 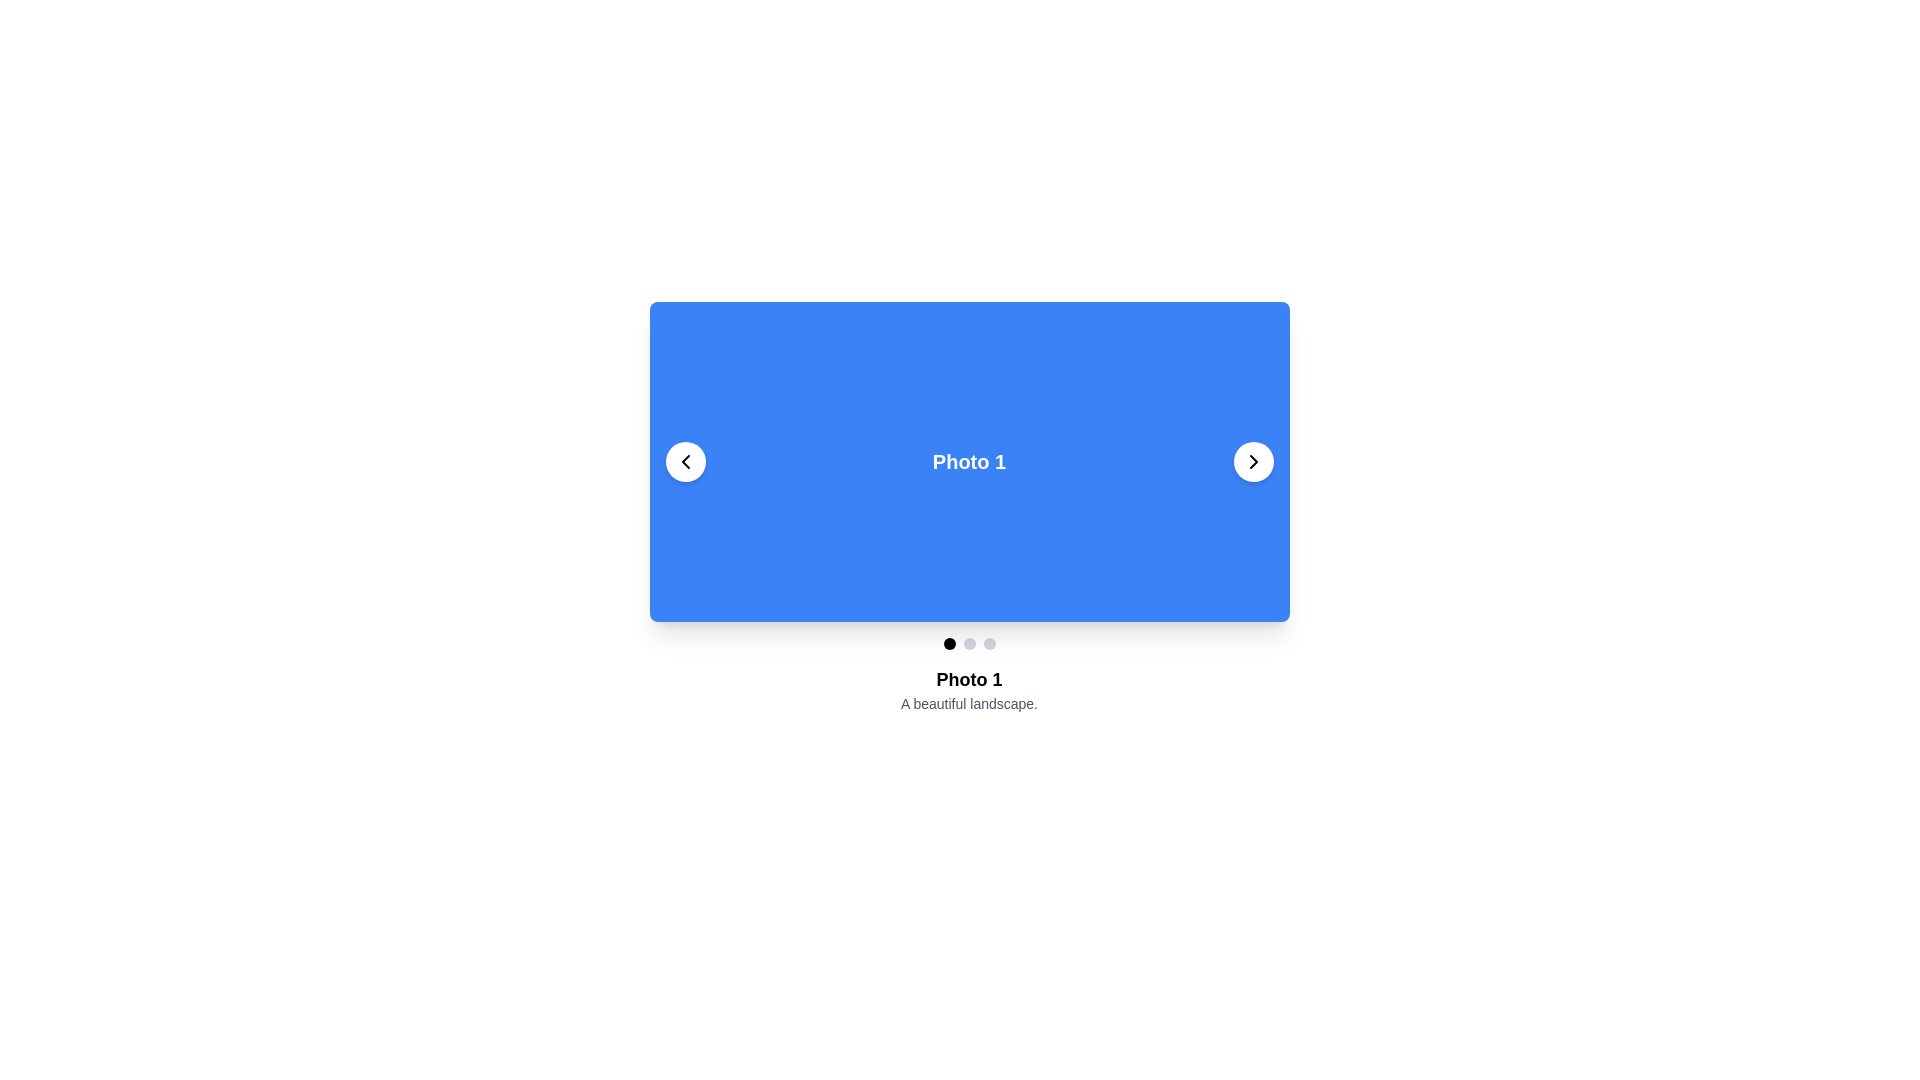 What do you see at coordinates (948, 644) in the screenshot?
I see `the leftmost circular indicator below the text labeled 'Photo 1', which serves as a visual indicator of the active state in the navigation carousel` at bounding box center [948, 644].